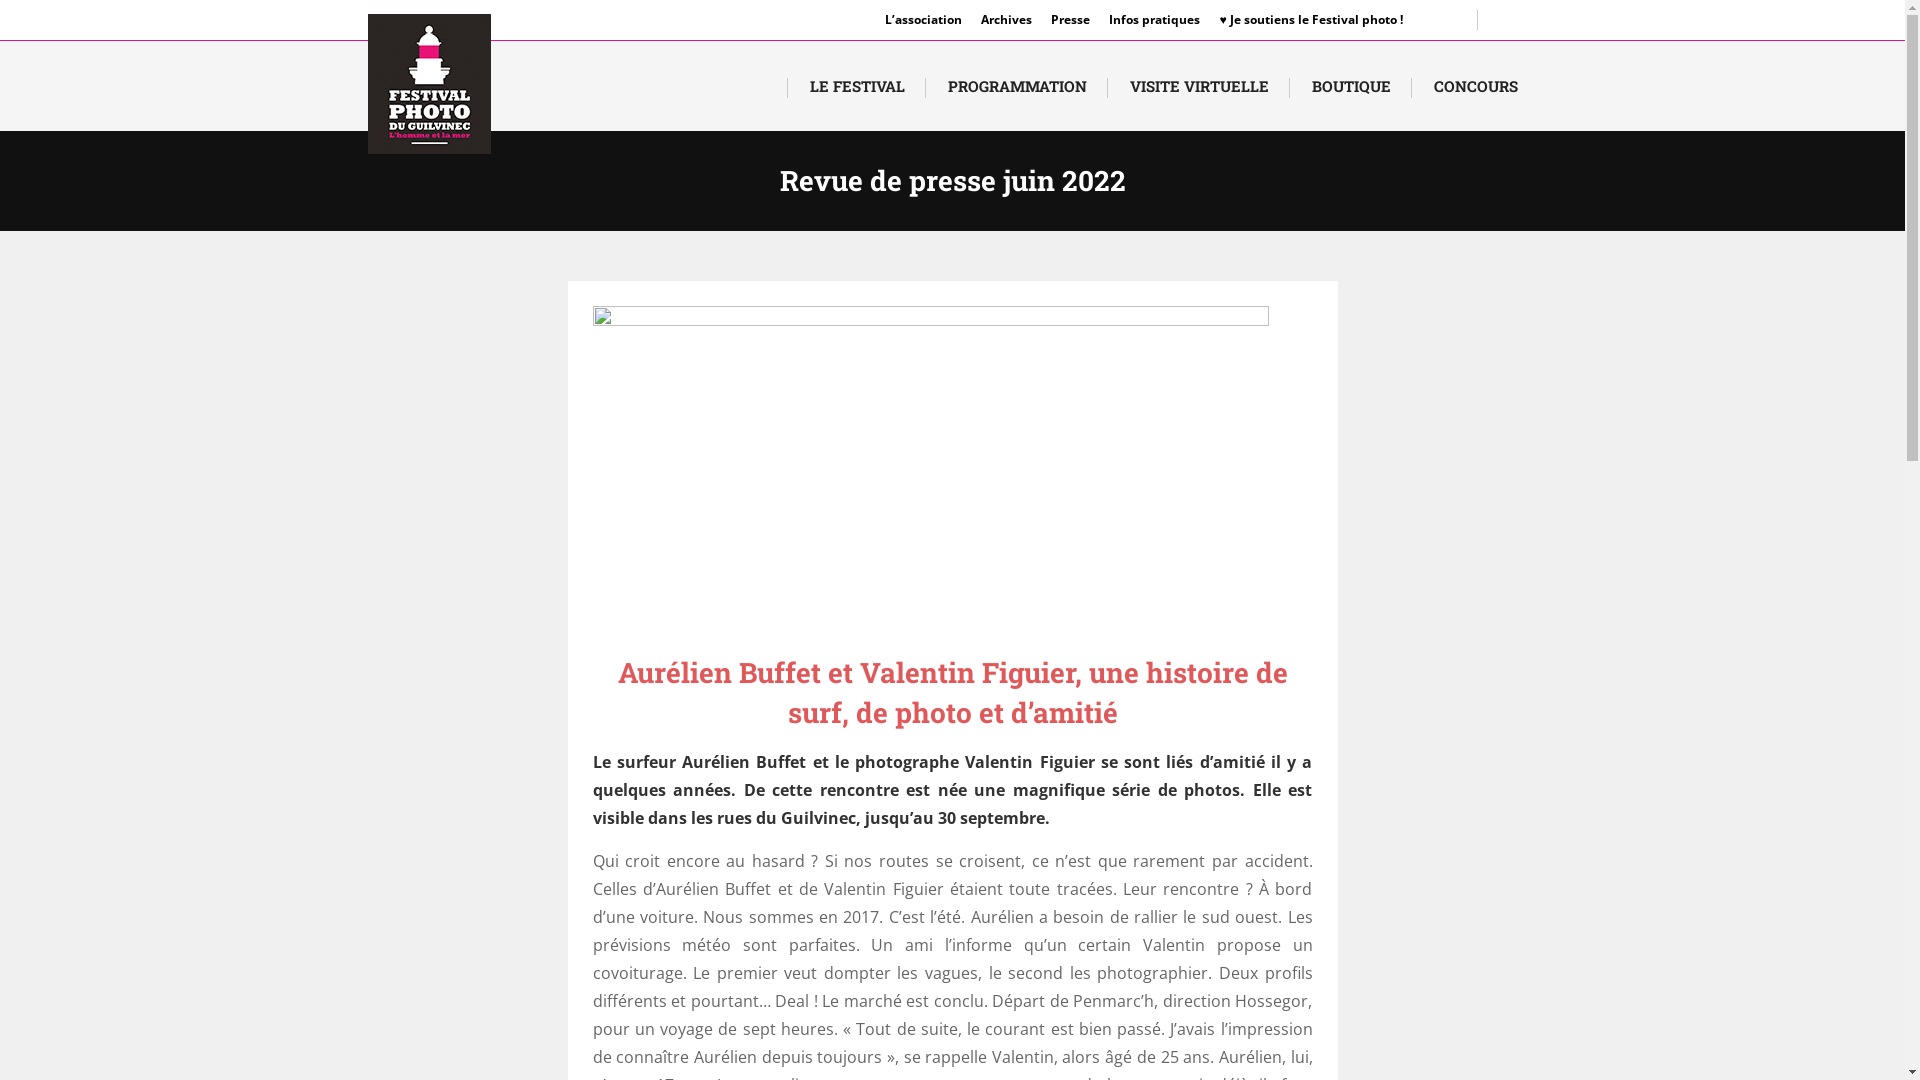 This screenshot has height=1080, width=1920. What do you see at coordinates (857, 84) in the screenshot?
I see `'LE FESTIVAL'` at bounding box center [857, 84].